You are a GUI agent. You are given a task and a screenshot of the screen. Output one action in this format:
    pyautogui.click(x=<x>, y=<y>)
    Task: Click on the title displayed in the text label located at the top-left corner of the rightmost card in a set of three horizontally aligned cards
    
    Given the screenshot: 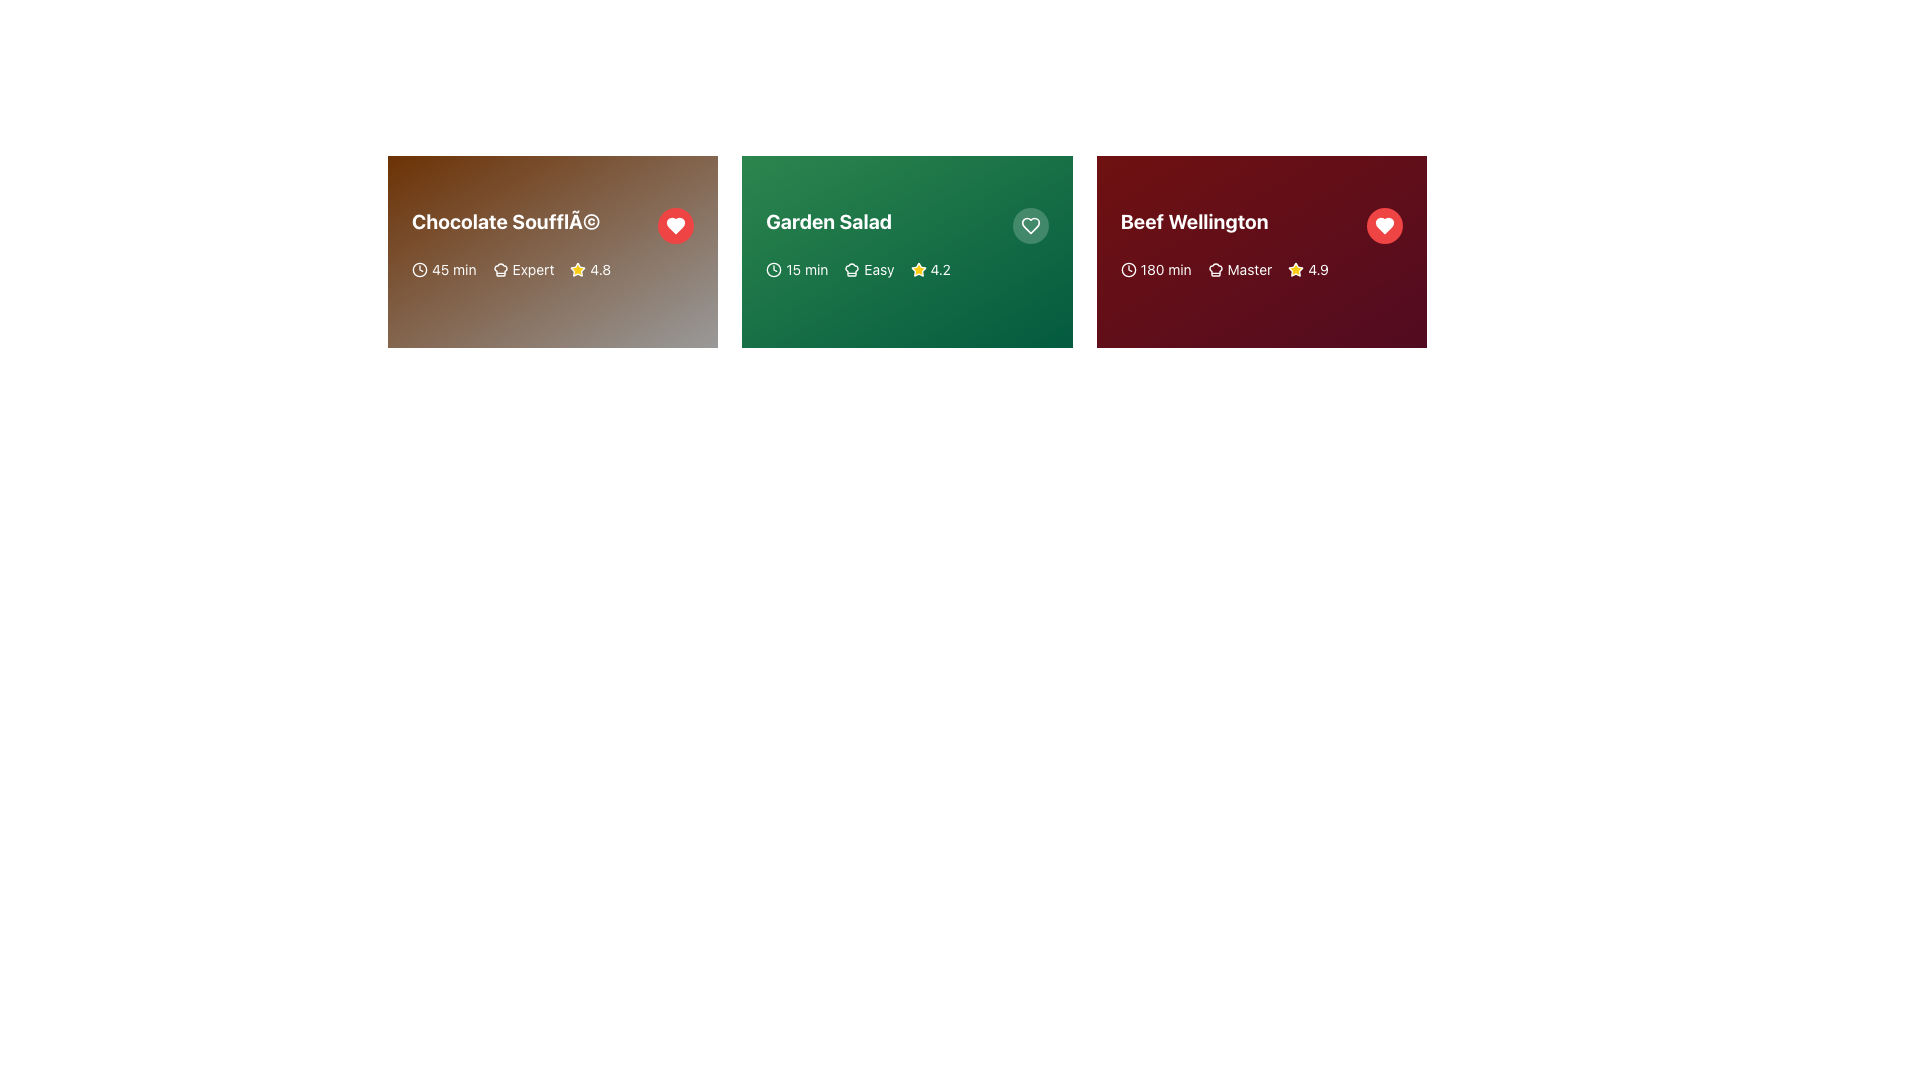 What is the action you would take?
    pyautogui.click(x=1194, y=222)
    